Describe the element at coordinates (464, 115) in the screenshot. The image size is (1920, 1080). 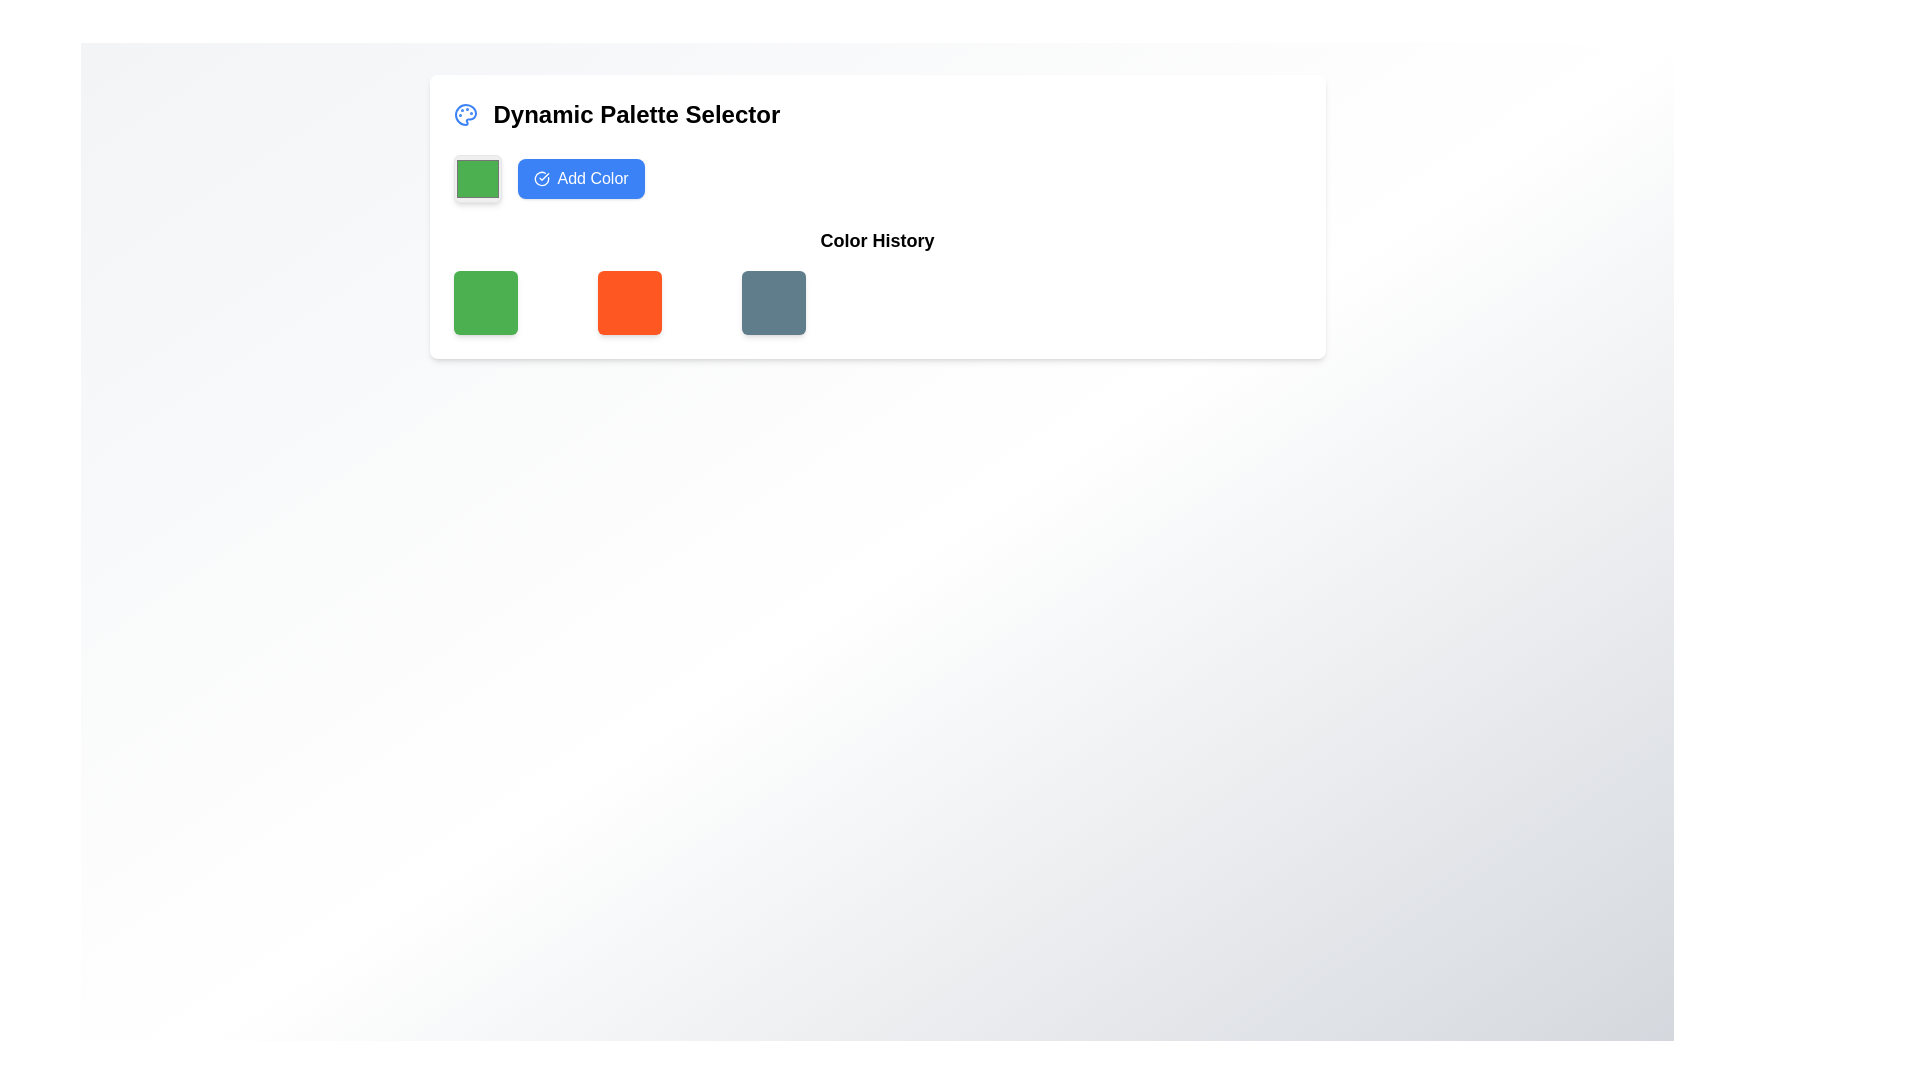
I see `the small blue outlined palette icon located to the left of the title 'Dynamic Palette Selector'` at that location.